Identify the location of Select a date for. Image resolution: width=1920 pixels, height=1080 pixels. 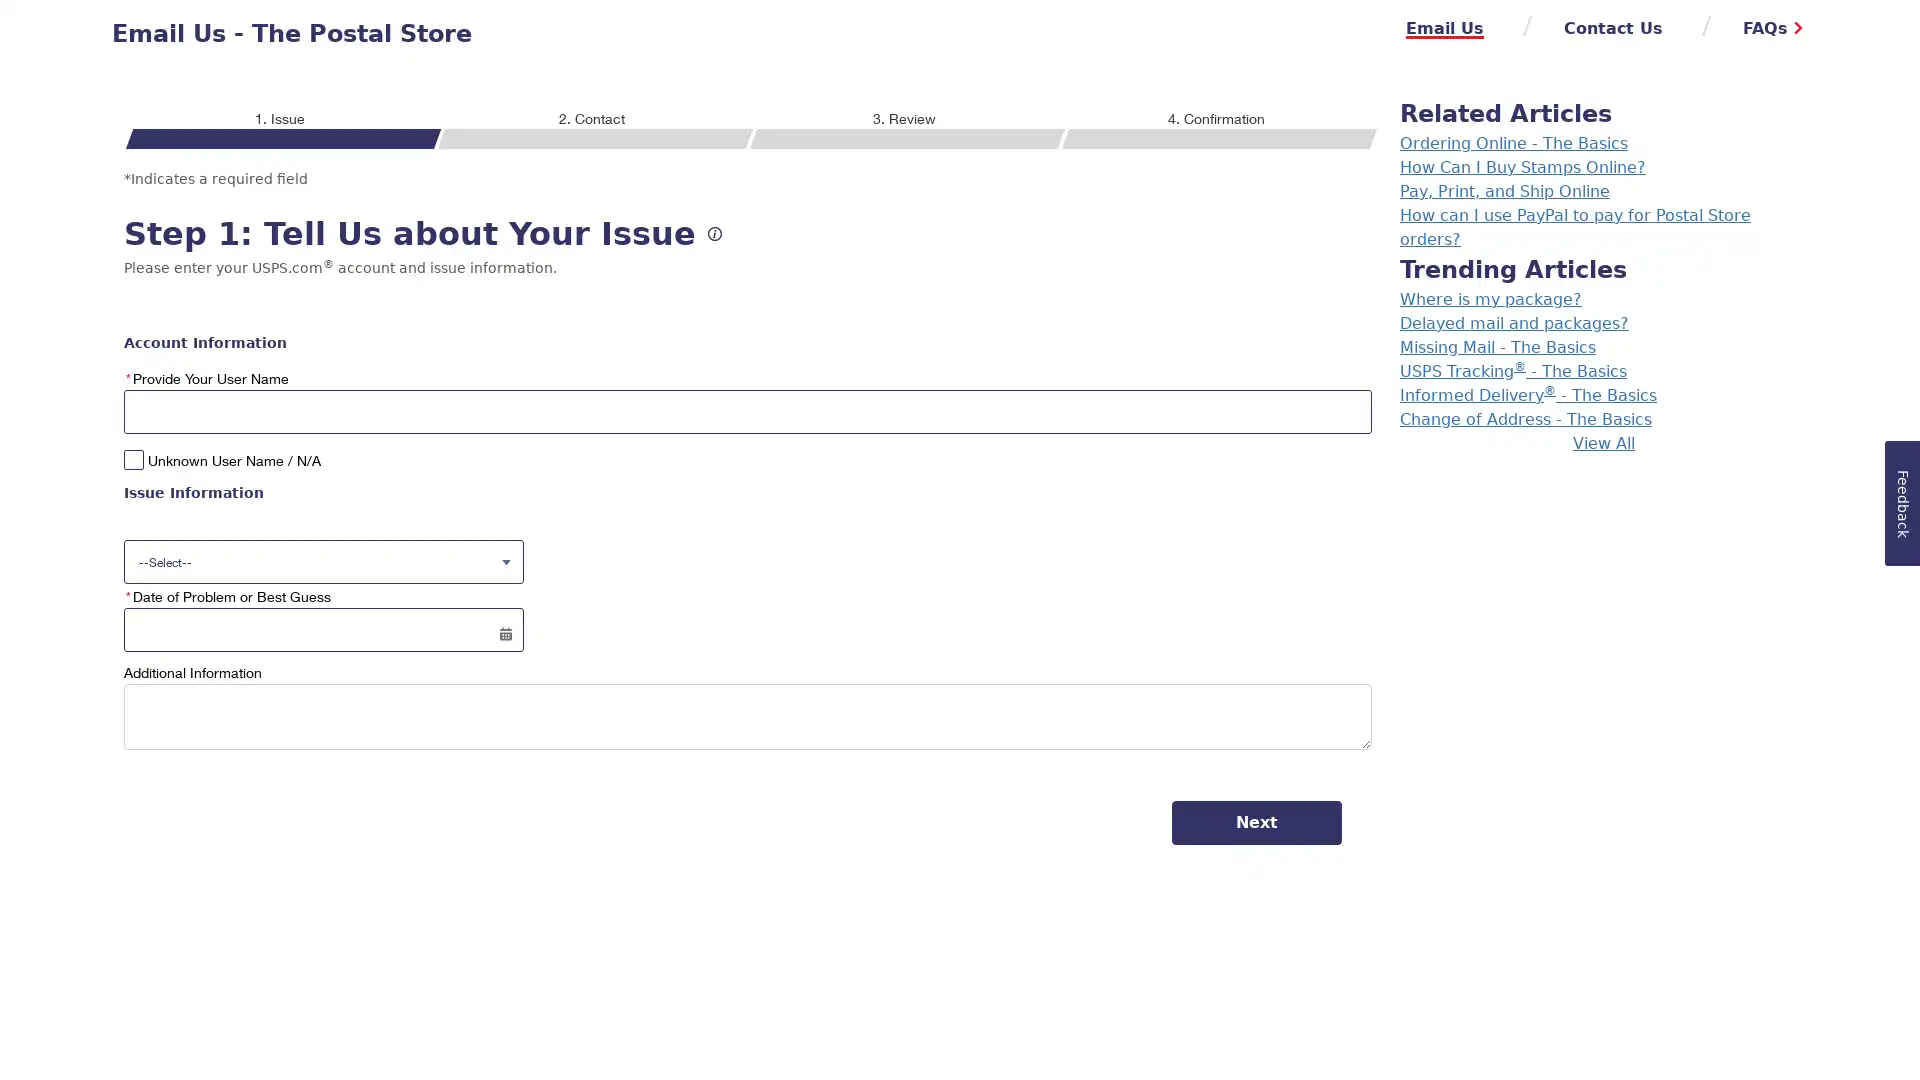
(505, 635).